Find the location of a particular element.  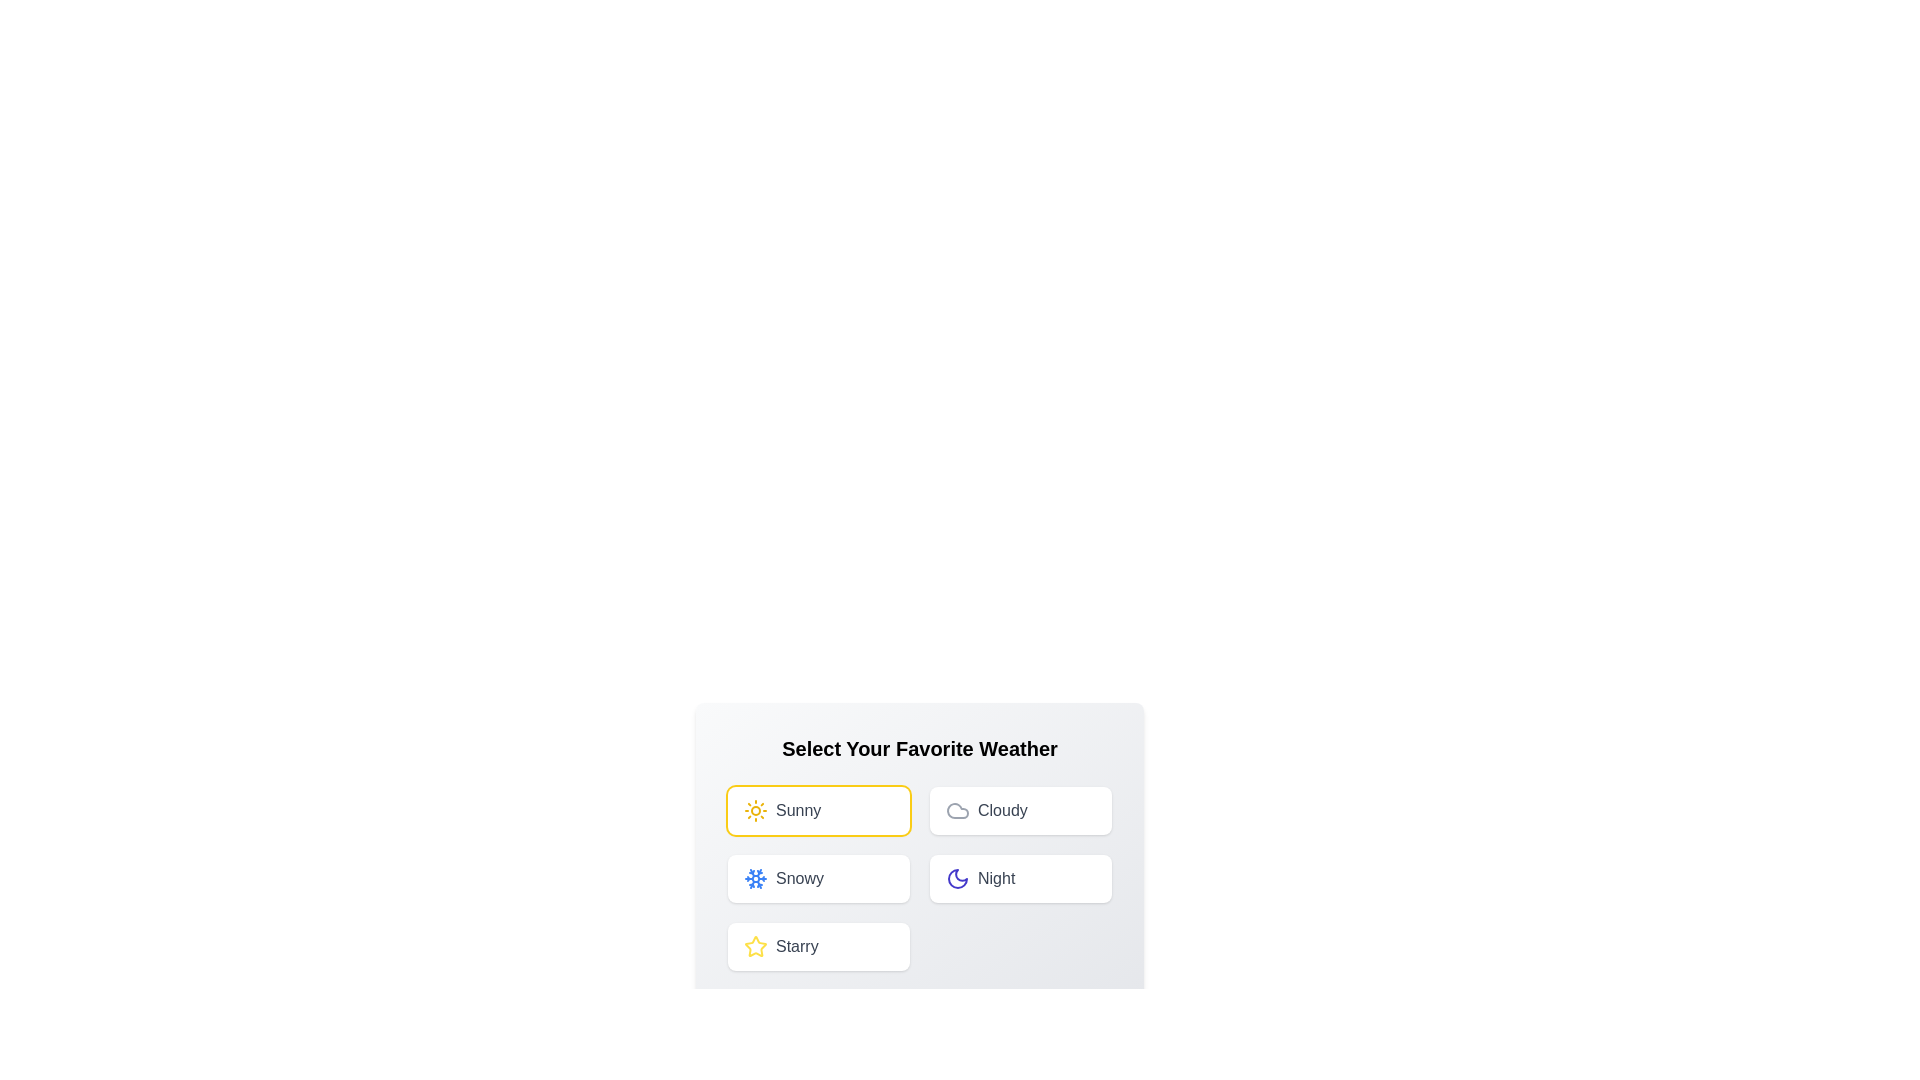

the 'Sunny' weather option button located in the top-left corner of the weather options grid is located at coordinates (819, 810).